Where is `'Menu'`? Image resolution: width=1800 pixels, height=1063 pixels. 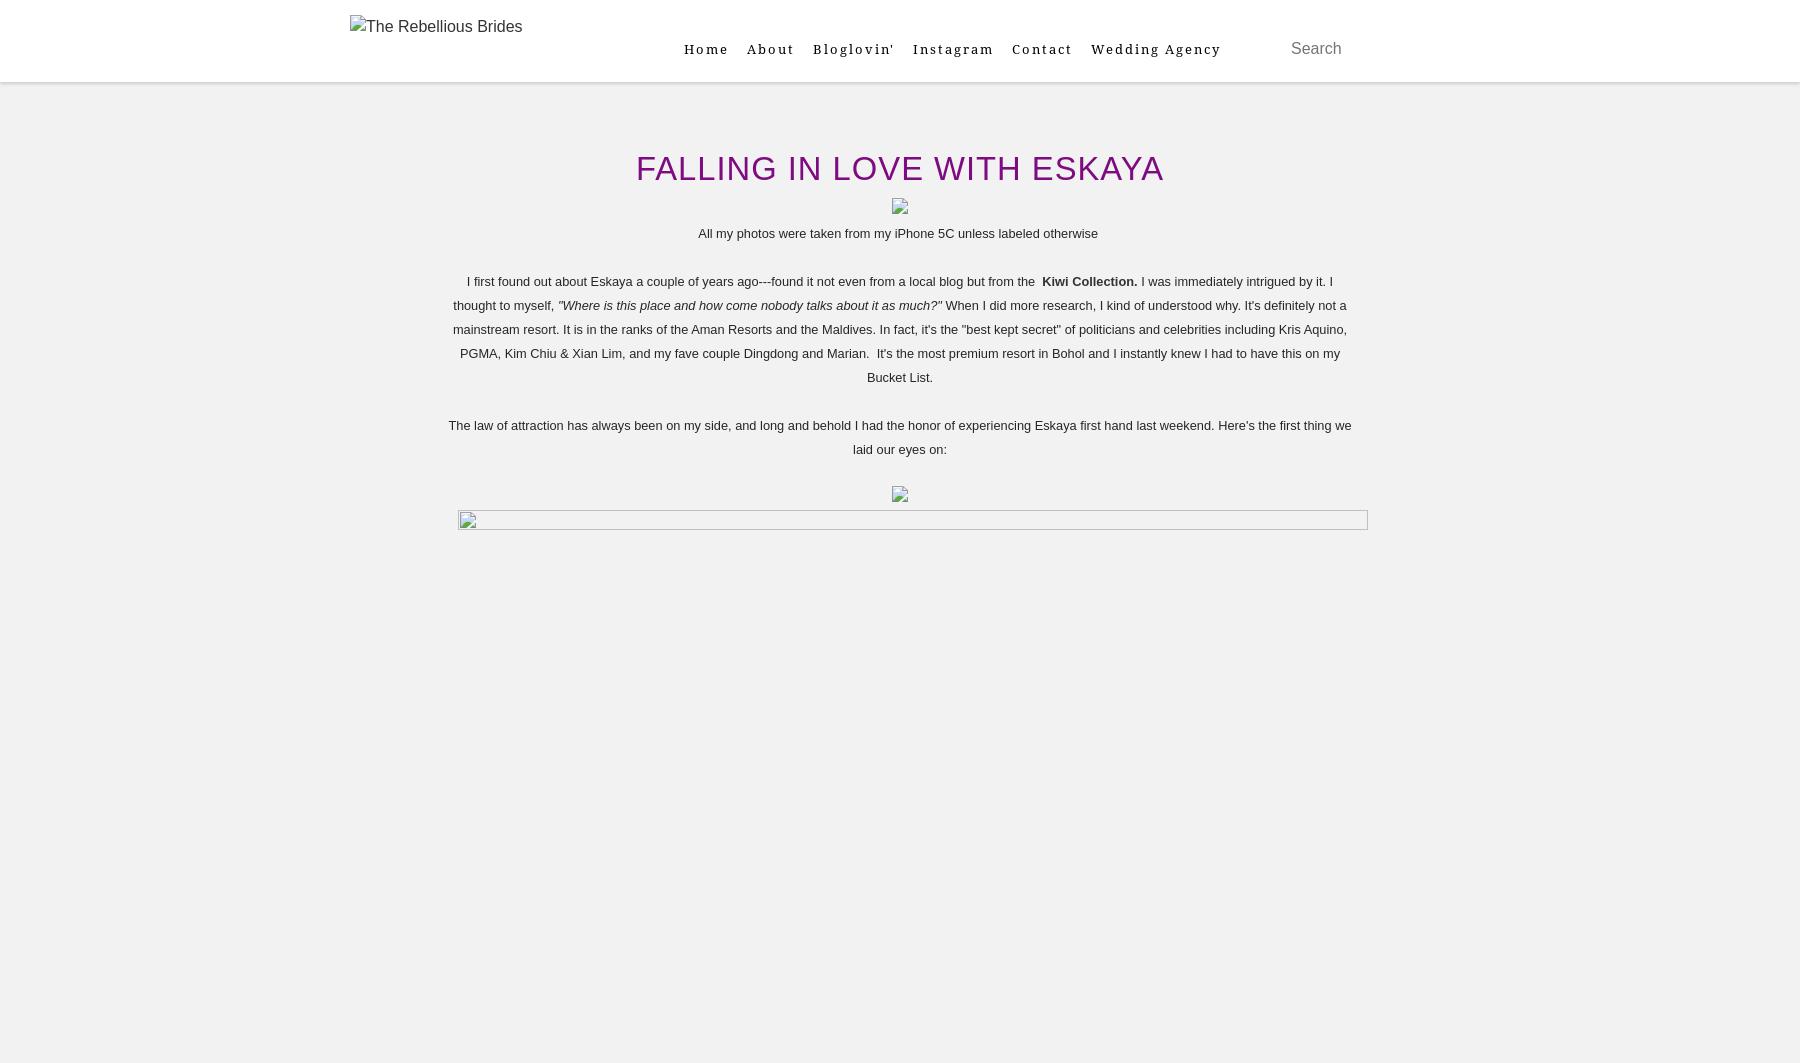
'Menu' is located at coordinates (399, 73).